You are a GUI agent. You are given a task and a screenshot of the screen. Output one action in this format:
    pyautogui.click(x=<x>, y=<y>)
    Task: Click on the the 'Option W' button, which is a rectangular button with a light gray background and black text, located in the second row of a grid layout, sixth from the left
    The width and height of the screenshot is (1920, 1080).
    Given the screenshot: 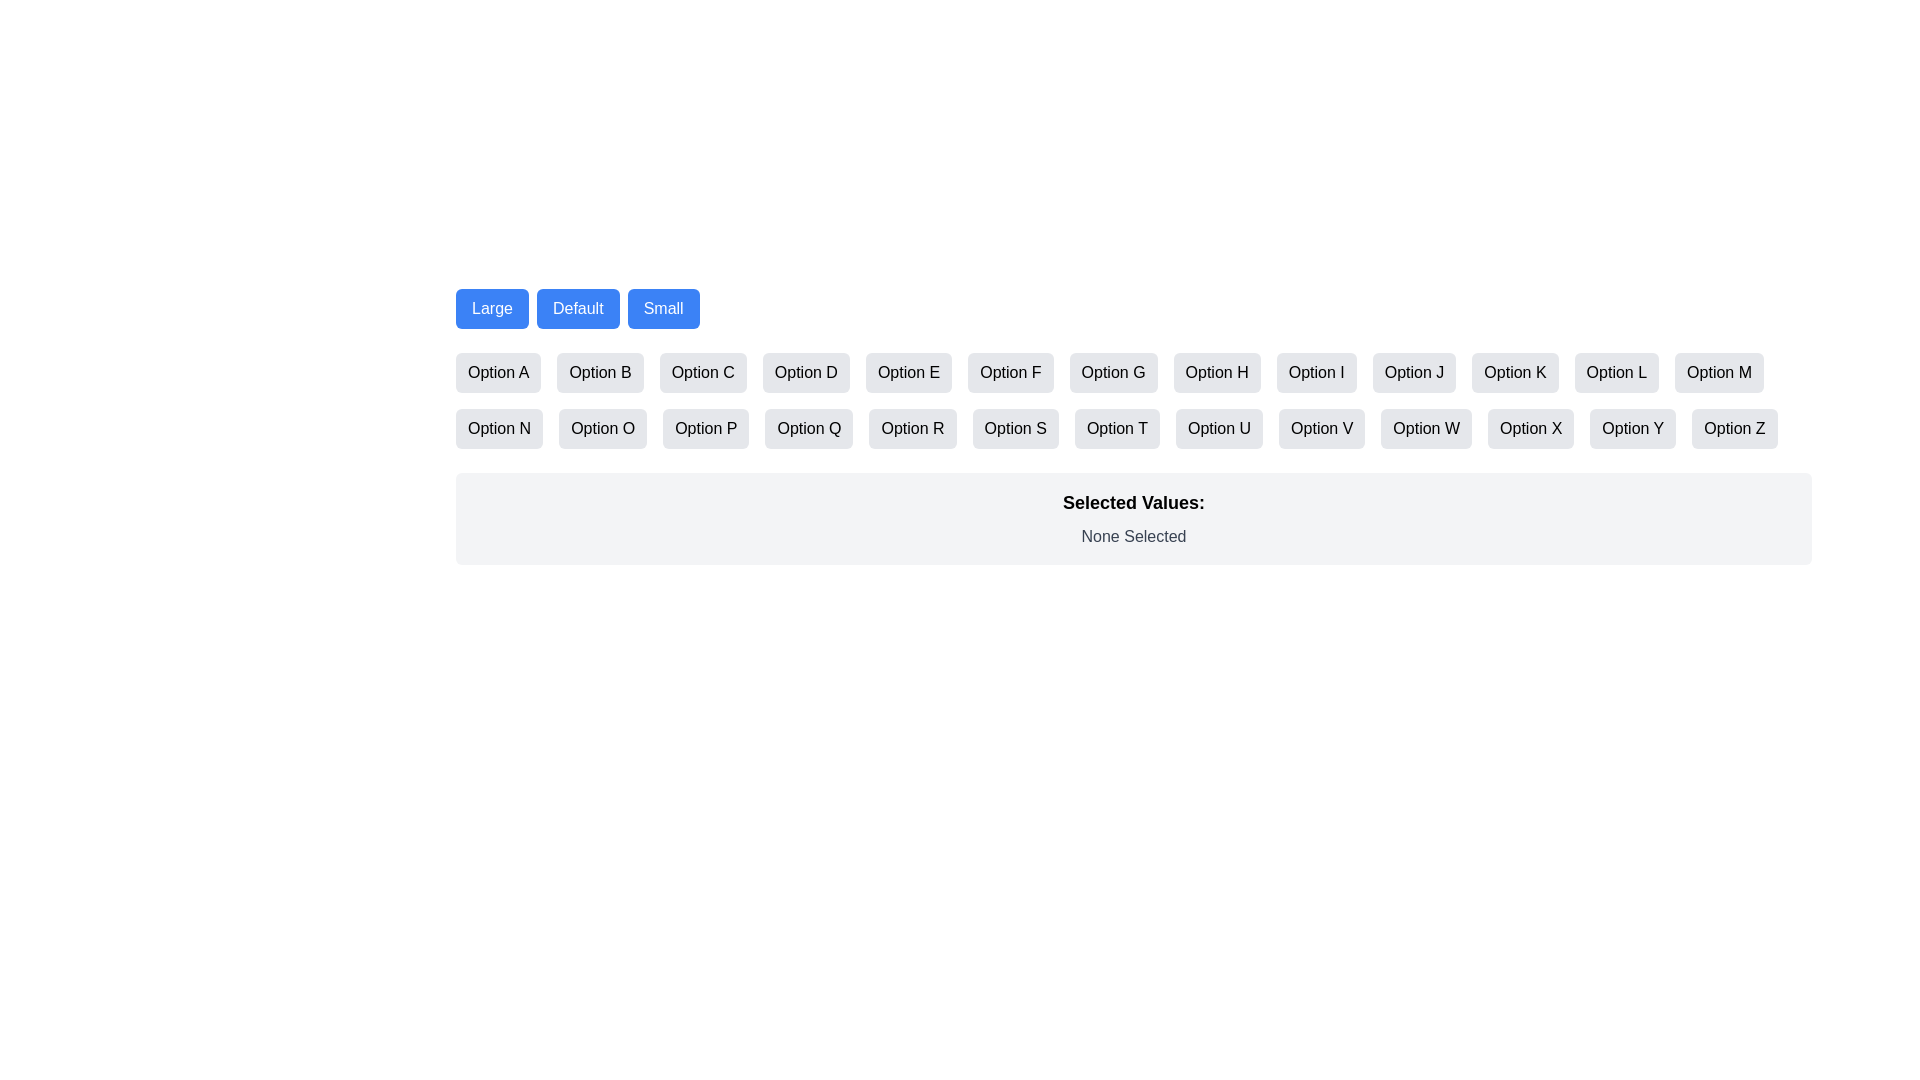 What is the action you would take?
    pyautogui.click(x=1425, y=427)
    